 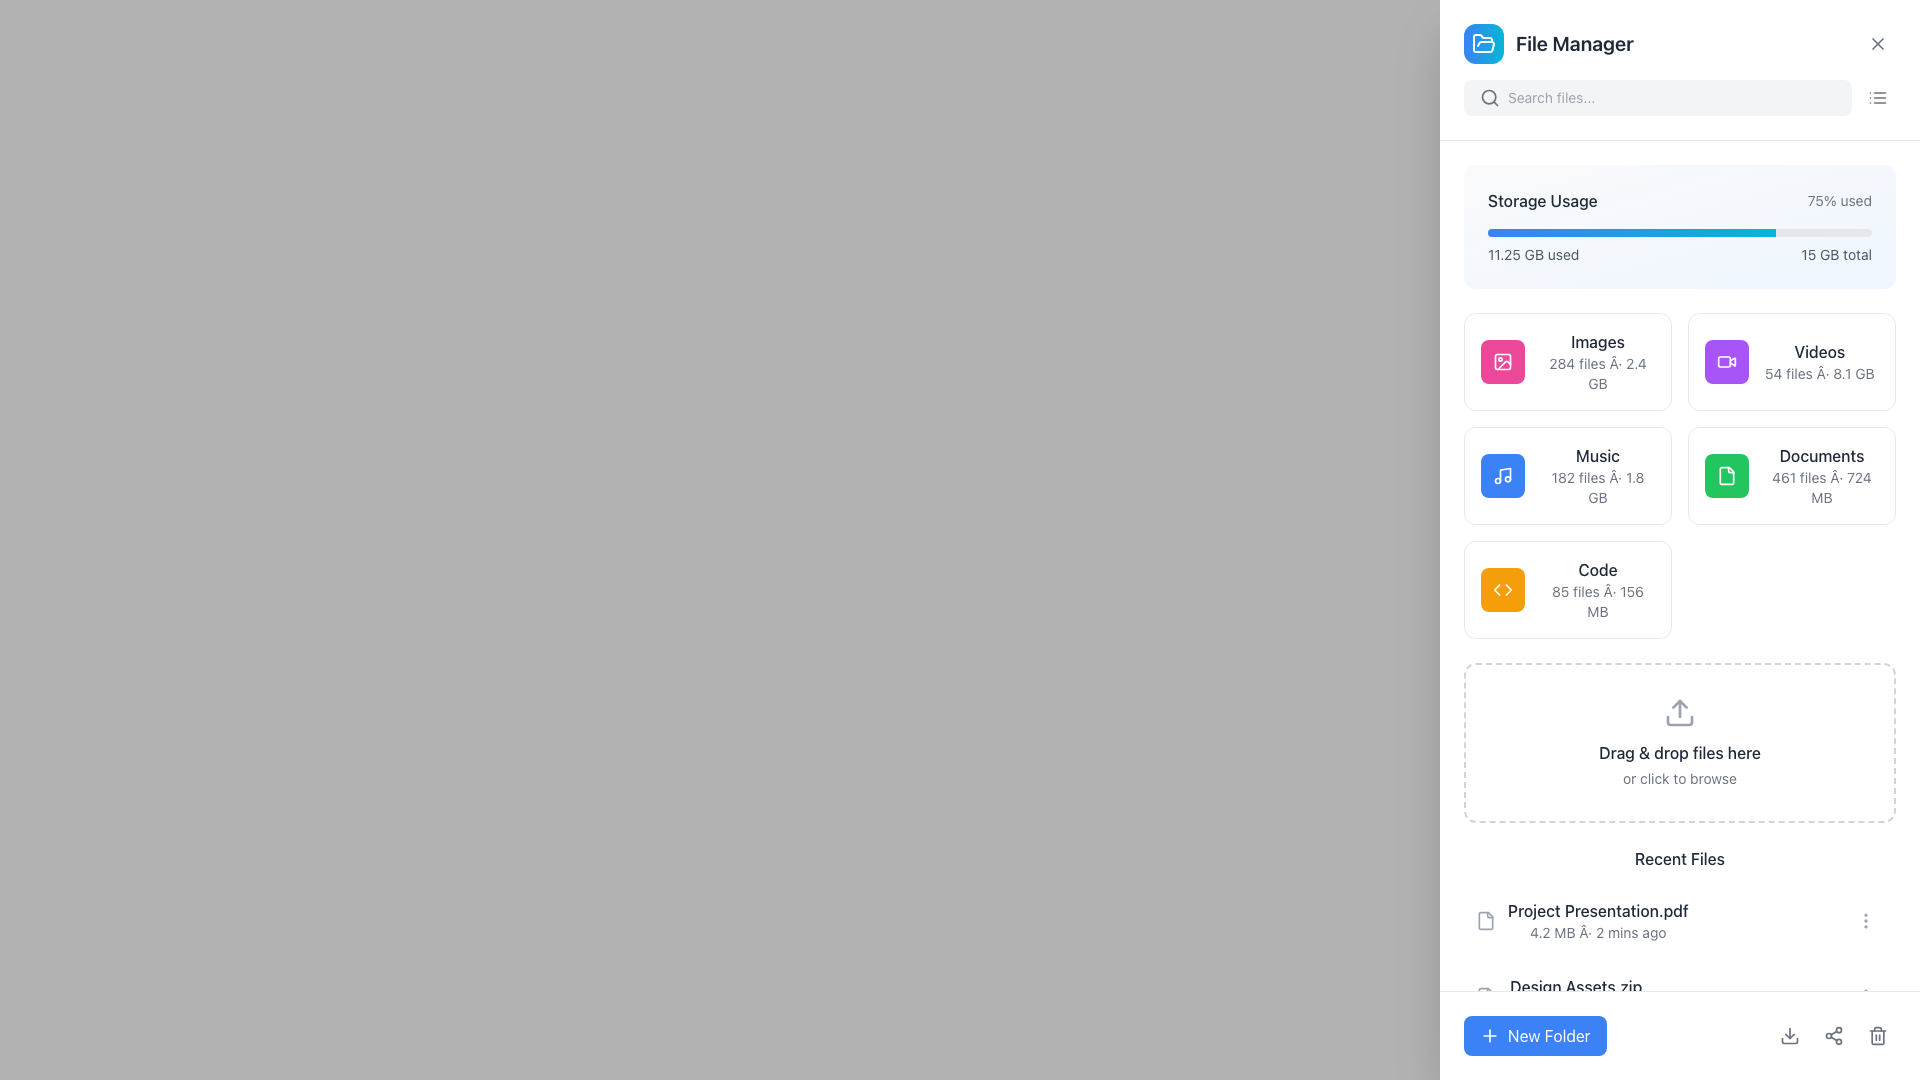 What do you see at coordinates (1573, 43) in the screenshot?
I see `the static text label indicating the 'File Manager' section, located next to the blue file folder icon at the top of the interface` at bounding box center [1573, 43].